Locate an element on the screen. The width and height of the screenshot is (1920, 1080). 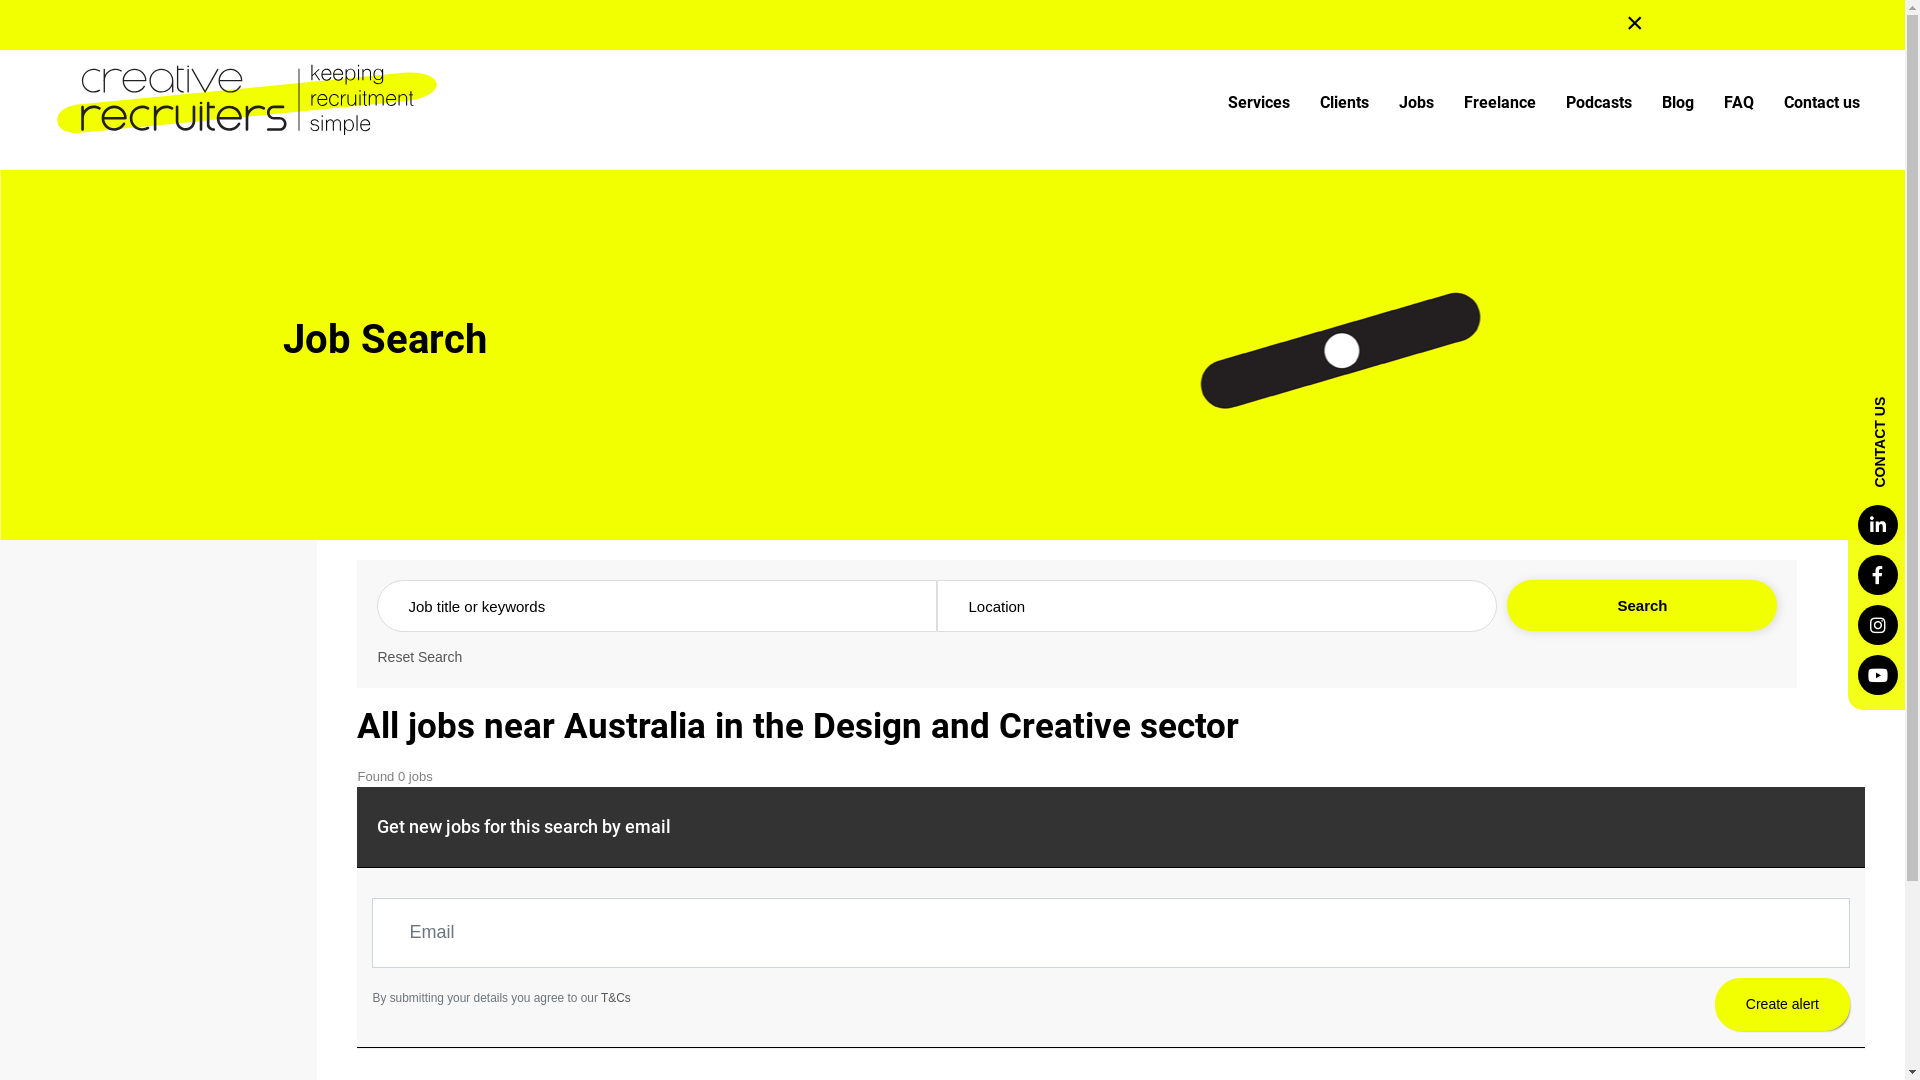
'LinkedIn' is located at coordinates (1876, 523).